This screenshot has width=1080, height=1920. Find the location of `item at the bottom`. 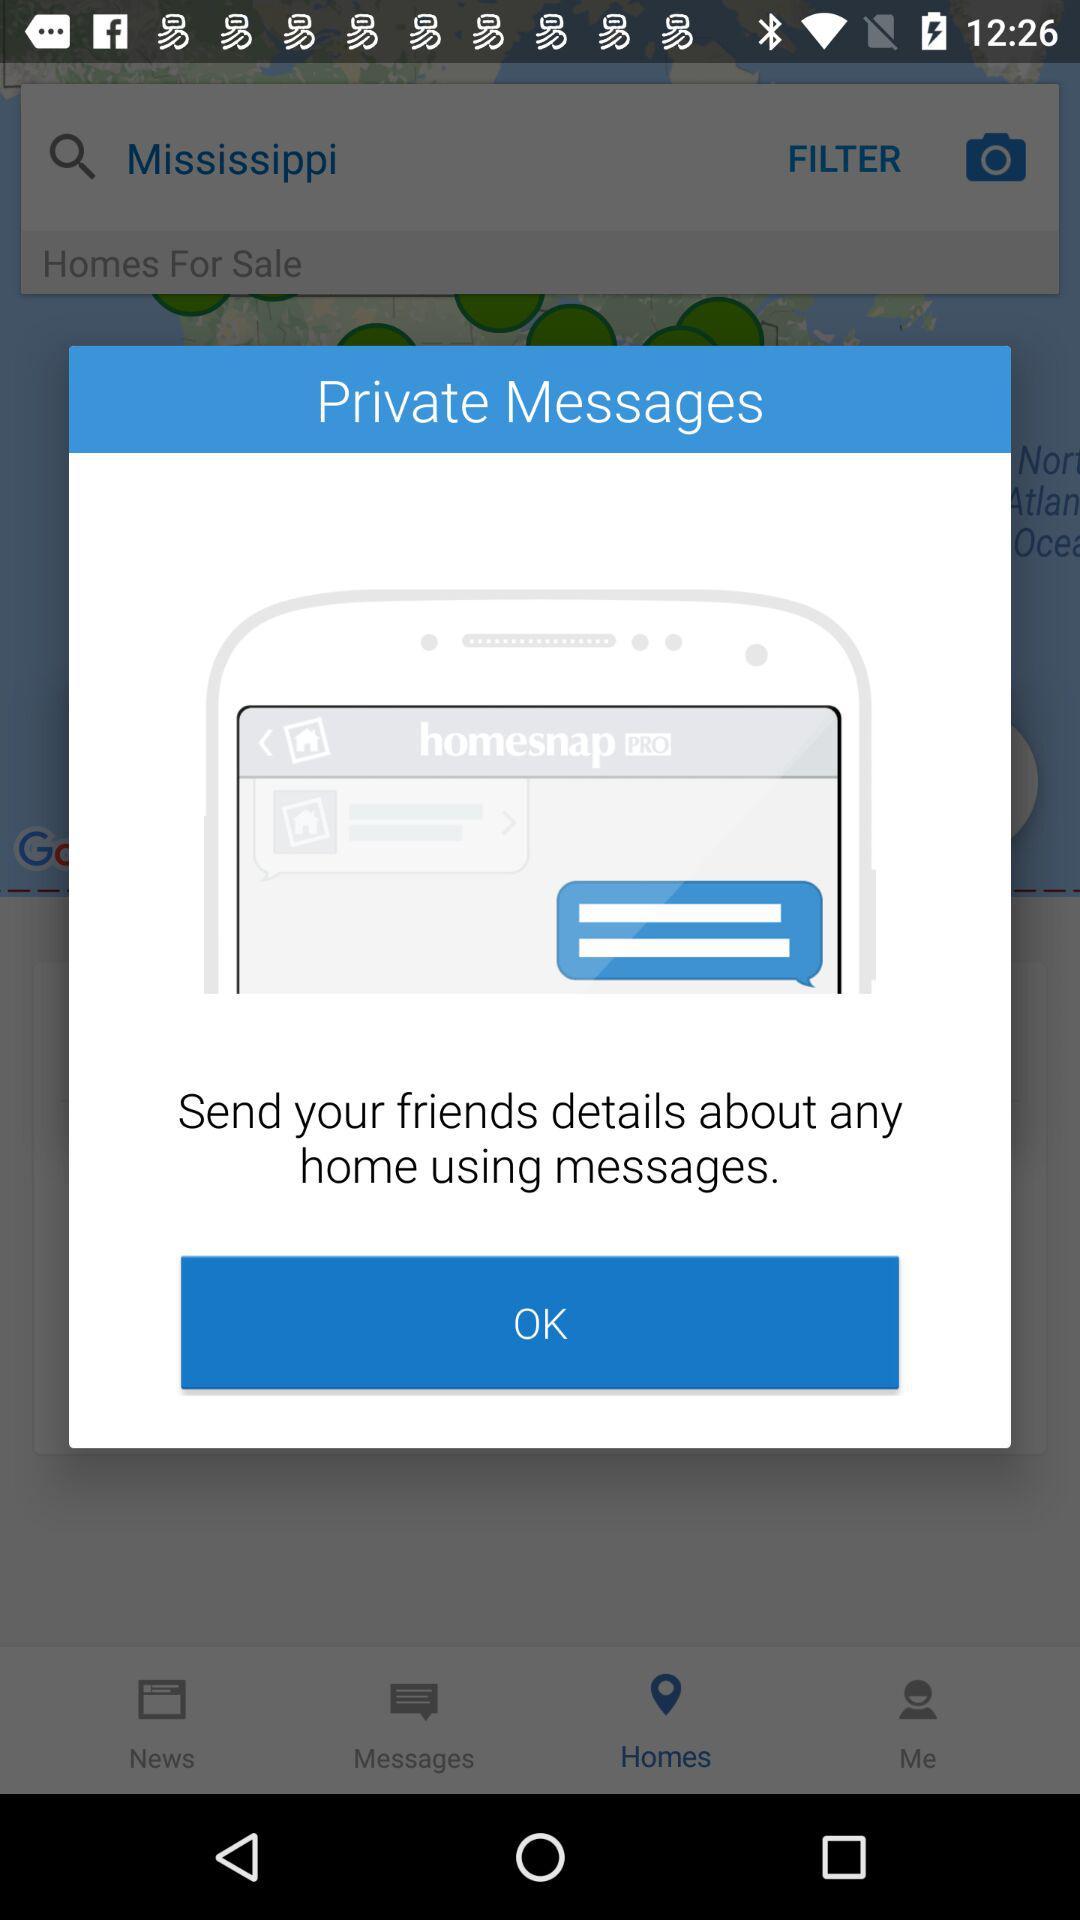

item at the bottom is located at coordinates (540, 1322).